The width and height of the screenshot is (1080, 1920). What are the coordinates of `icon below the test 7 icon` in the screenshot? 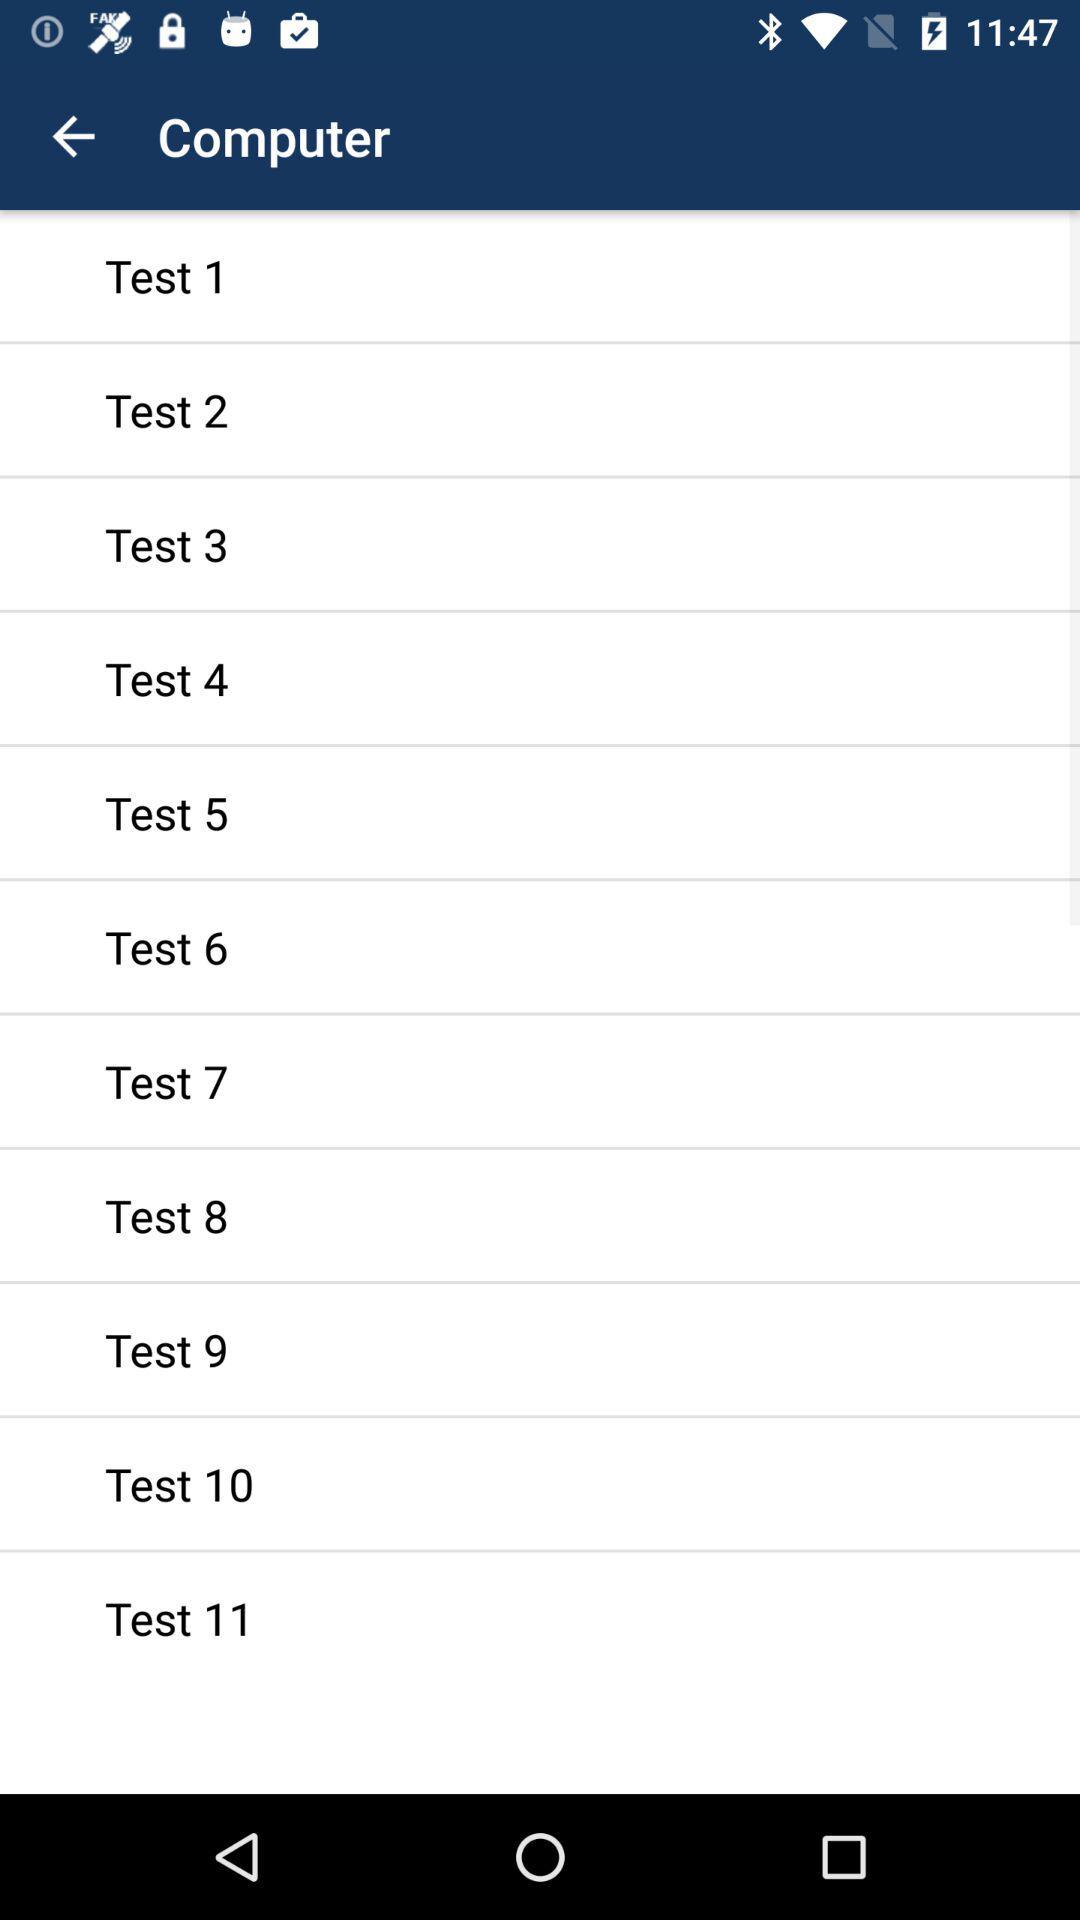 It's located at (540, 1214).